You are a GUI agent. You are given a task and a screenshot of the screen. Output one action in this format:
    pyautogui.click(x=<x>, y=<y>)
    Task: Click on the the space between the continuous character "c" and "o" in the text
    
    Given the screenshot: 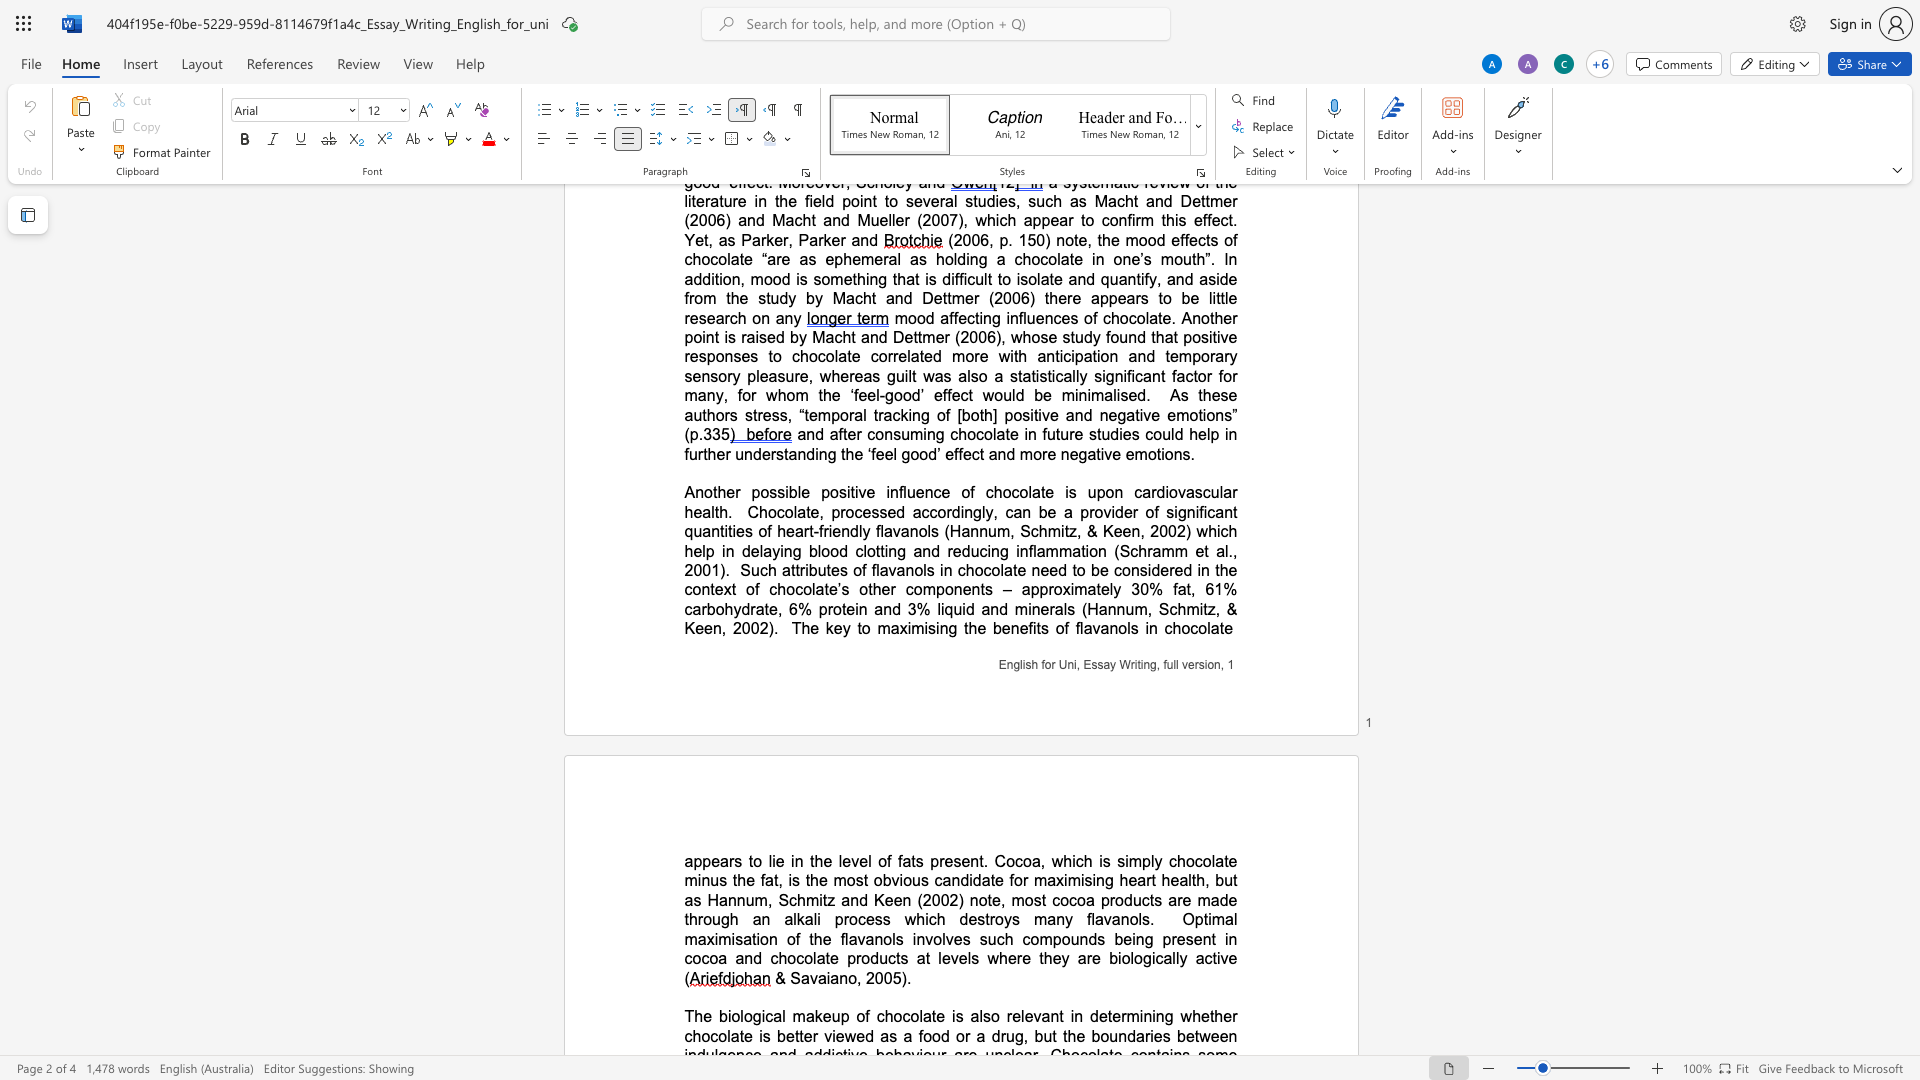 What is the action you would take?
    pyautogui.click(x=1198, y=627)
    